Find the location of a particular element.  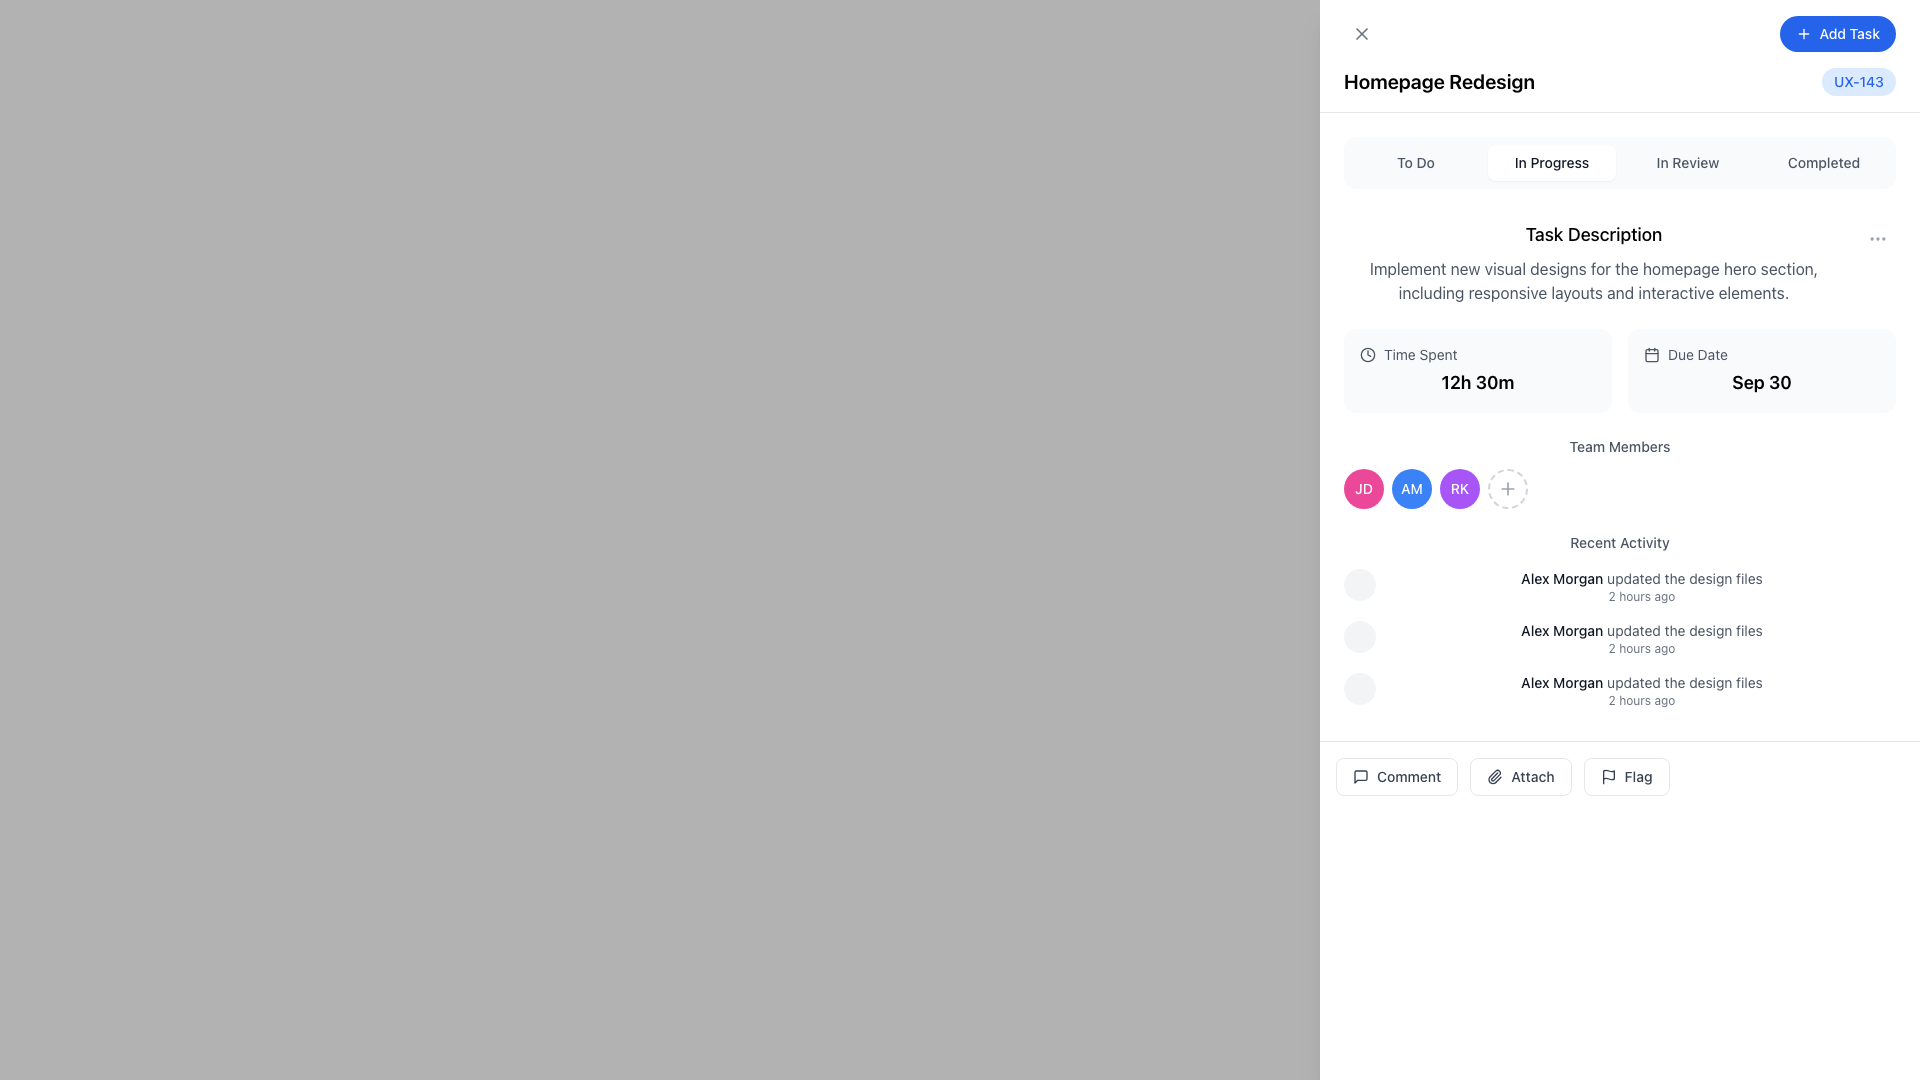

the Profile badge featuring a purple background and the white text 'RK', which is the third circular badge from the left under the 'Team Members' heading is located at coordinates (1459, 489).